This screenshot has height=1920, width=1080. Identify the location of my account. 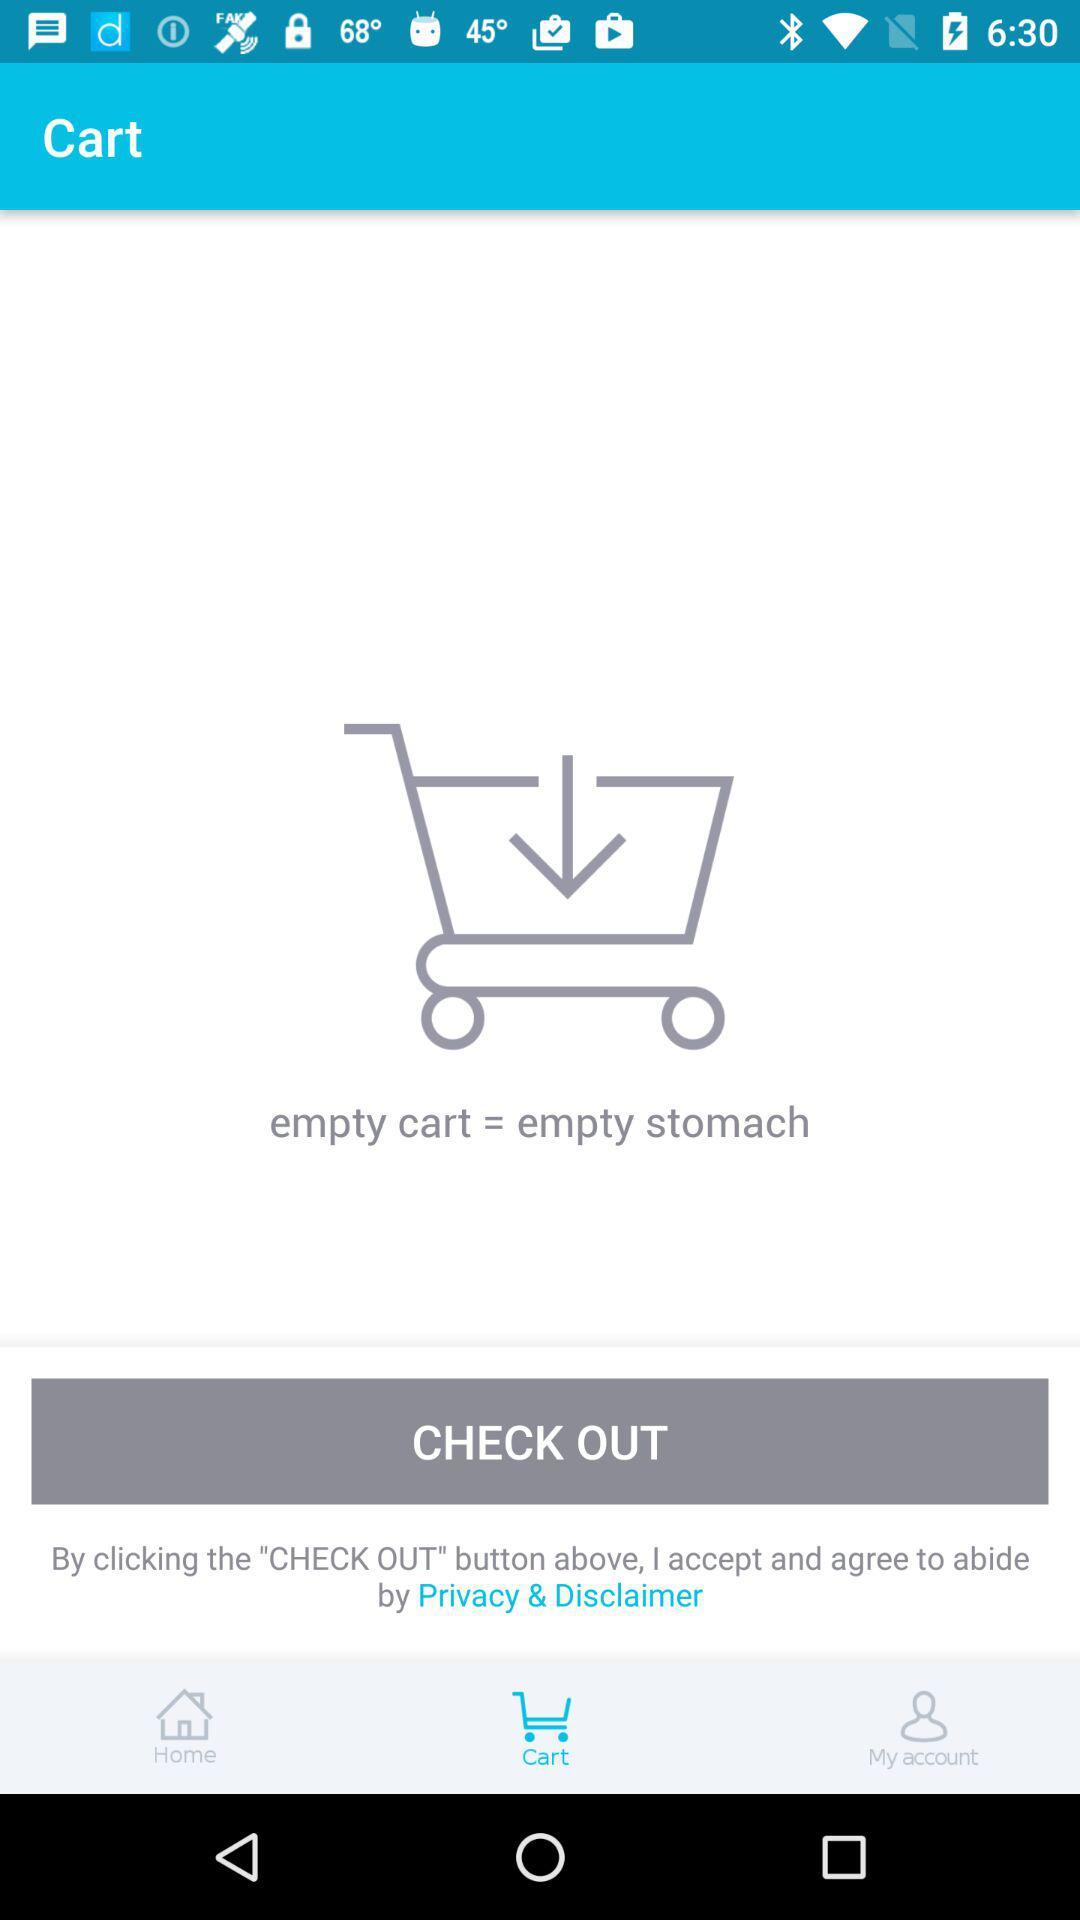
(898, 1727).